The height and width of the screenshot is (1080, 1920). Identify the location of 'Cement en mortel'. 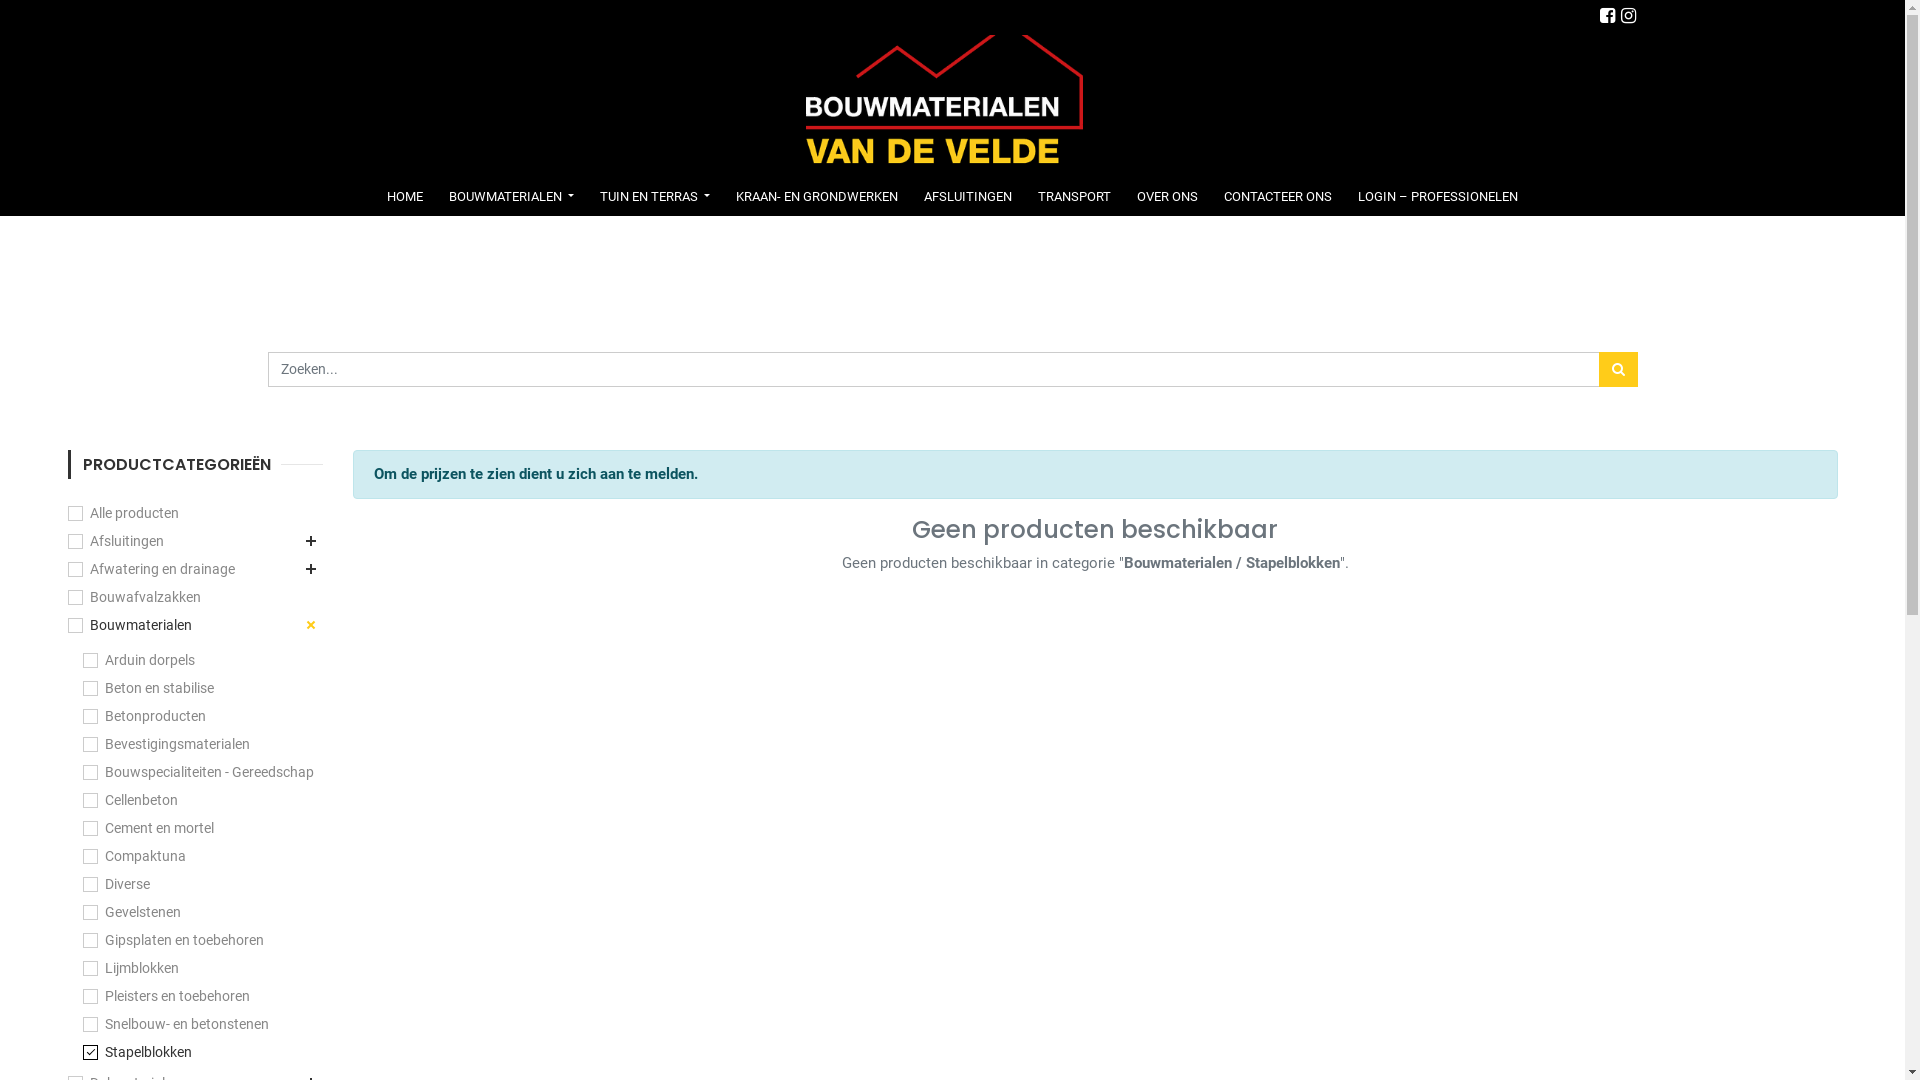
(146, 828).